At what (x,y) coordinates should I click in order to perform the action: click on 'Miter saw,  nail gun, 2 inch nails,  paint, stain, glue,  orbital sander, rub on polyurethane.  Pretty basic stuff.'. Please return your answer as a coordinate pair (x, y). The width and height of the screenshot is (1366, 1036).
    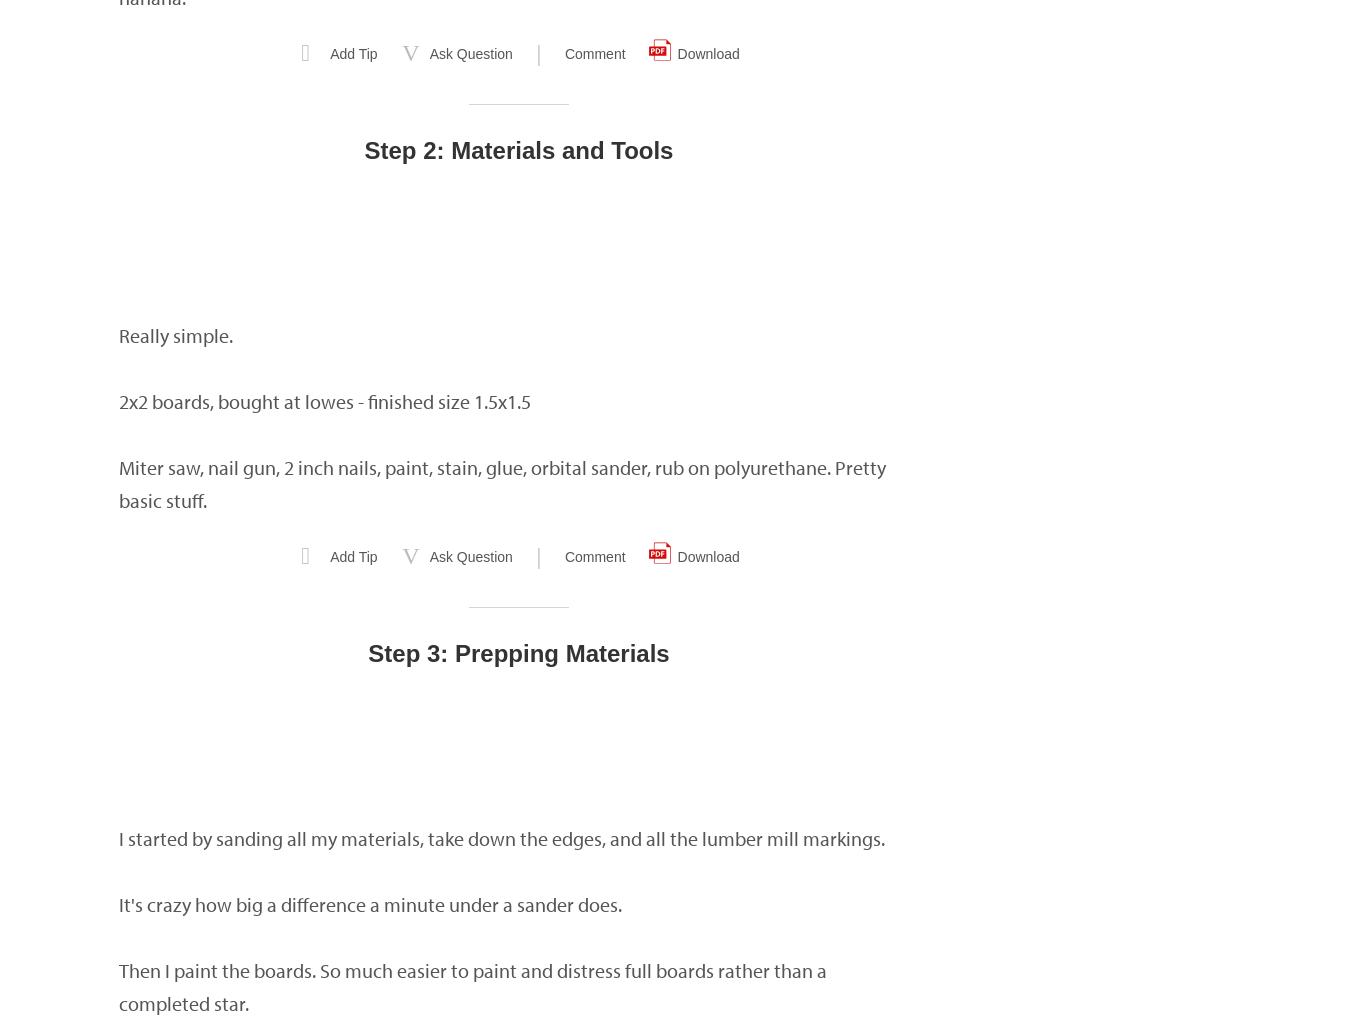
    Looking at the image, I should click on (502, 484).